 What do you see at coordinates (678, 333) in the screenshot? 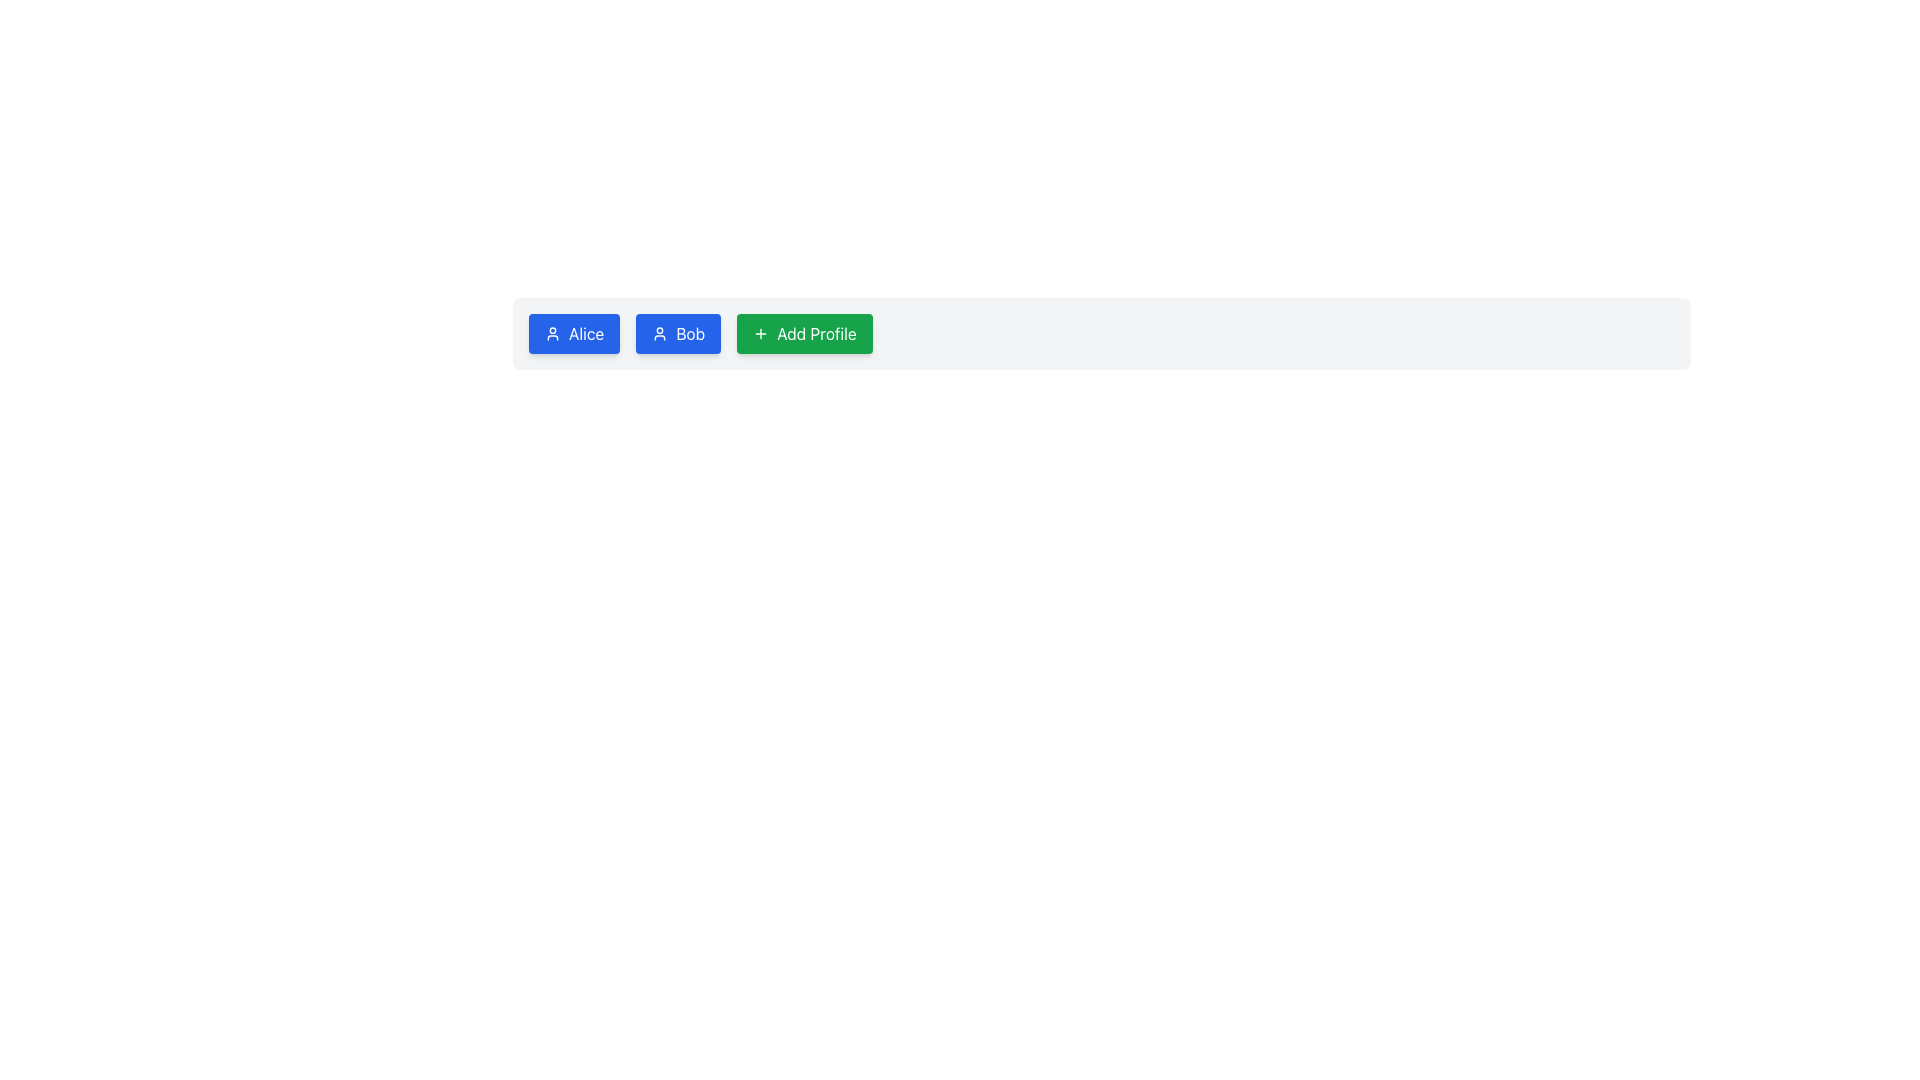
I see `the button representing user 'Bob', which is the second of three horizontally aligned buttons, to trigger the hover effect` at bounding box center [678, 333].